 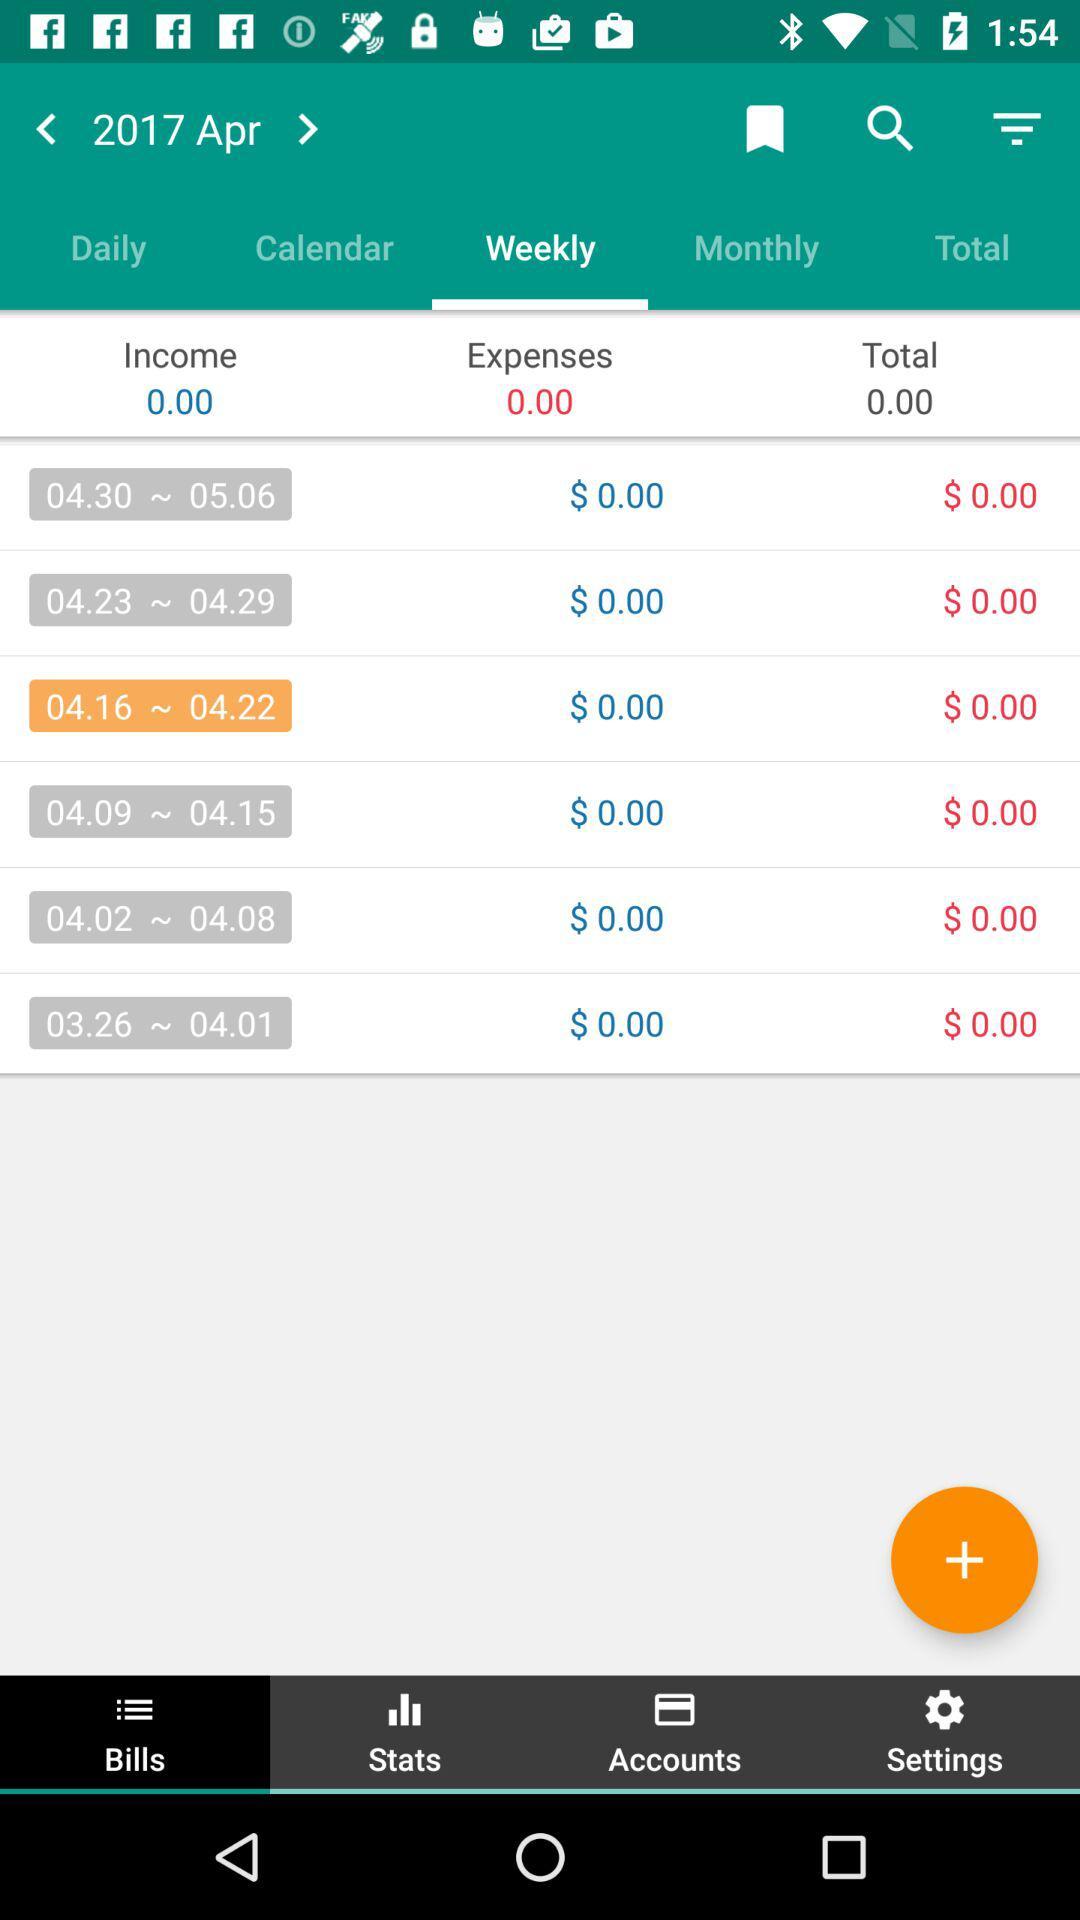 What do you see at coordinates (963, 1559) in the screenshot?
I see `the add icon` at bounding box center [963, 1559].